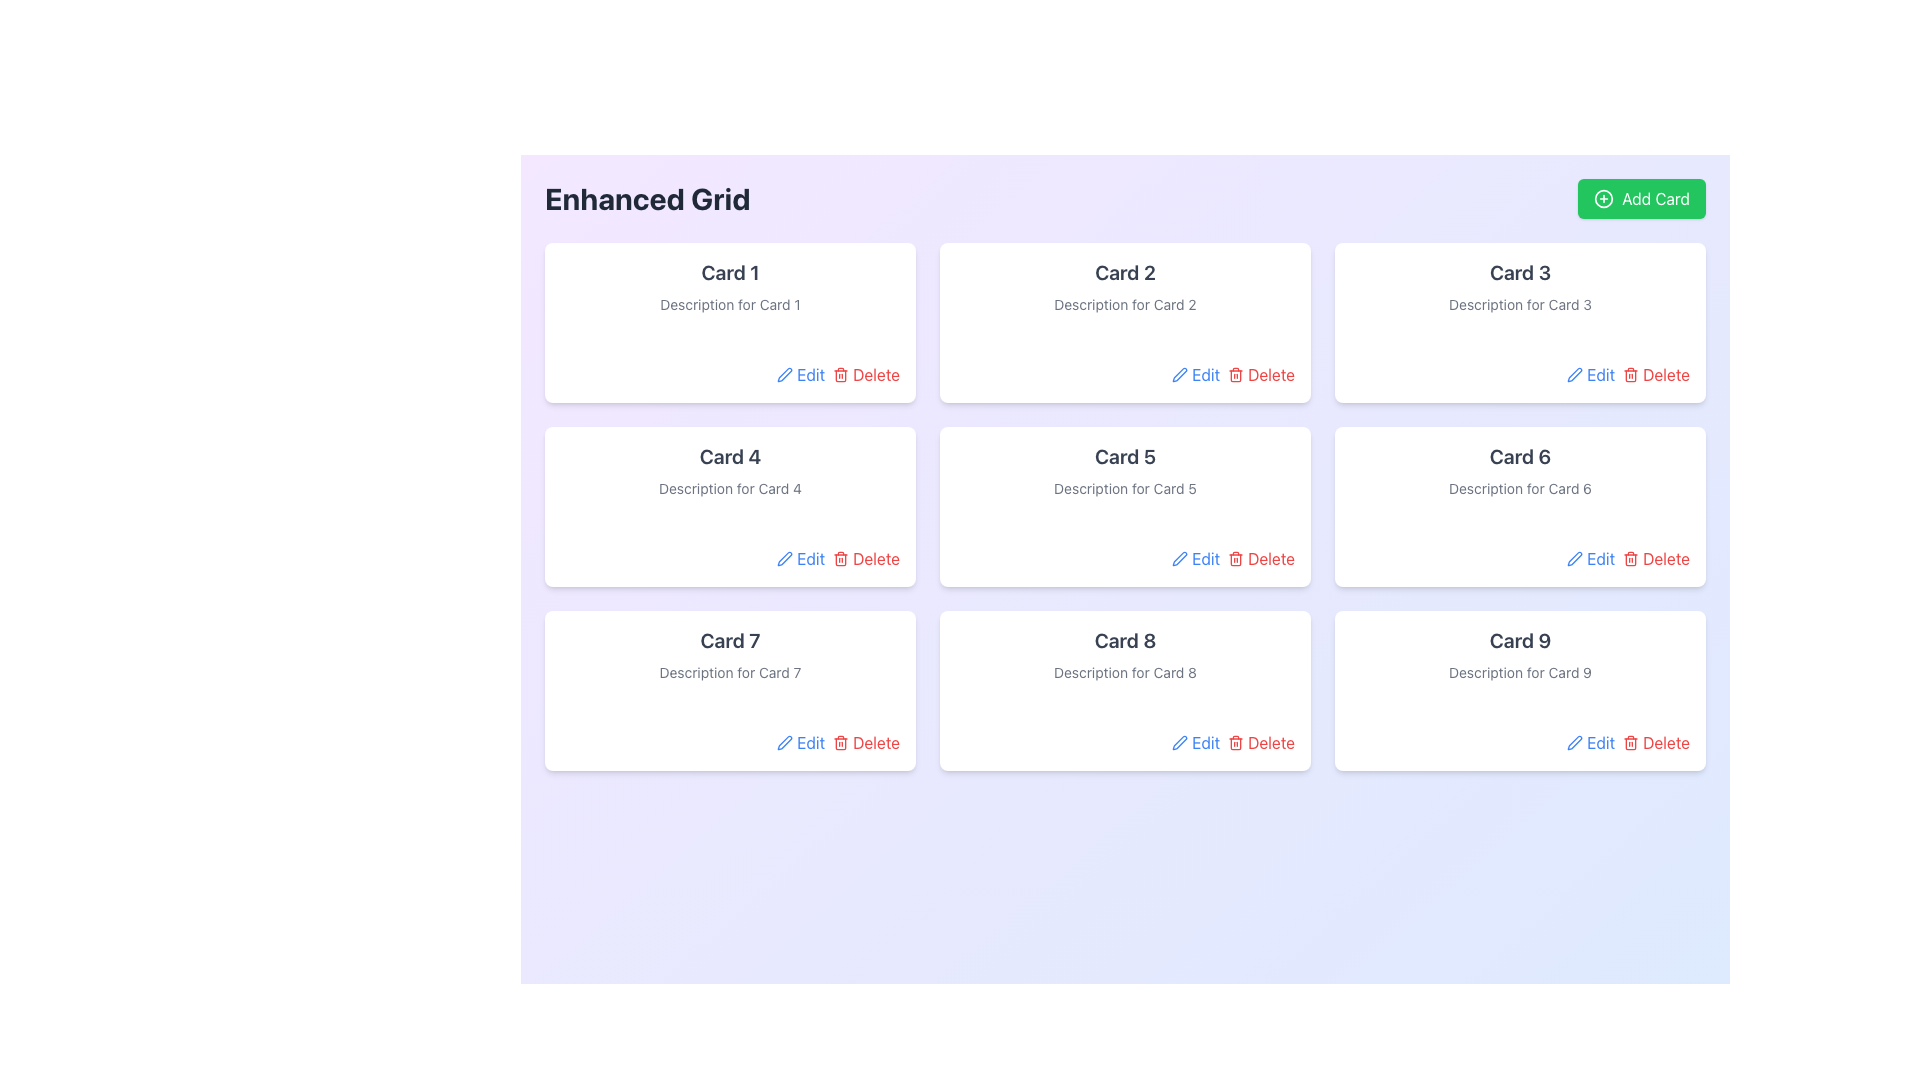 This screenshot has width=1920, height=1080. What do you see at coordinates (729, 489) in the screenshot?
I see `the text label displaying 'Description for Card 4' located below the title 'Card 4' in the card interface` at bounding box center [729, 489].